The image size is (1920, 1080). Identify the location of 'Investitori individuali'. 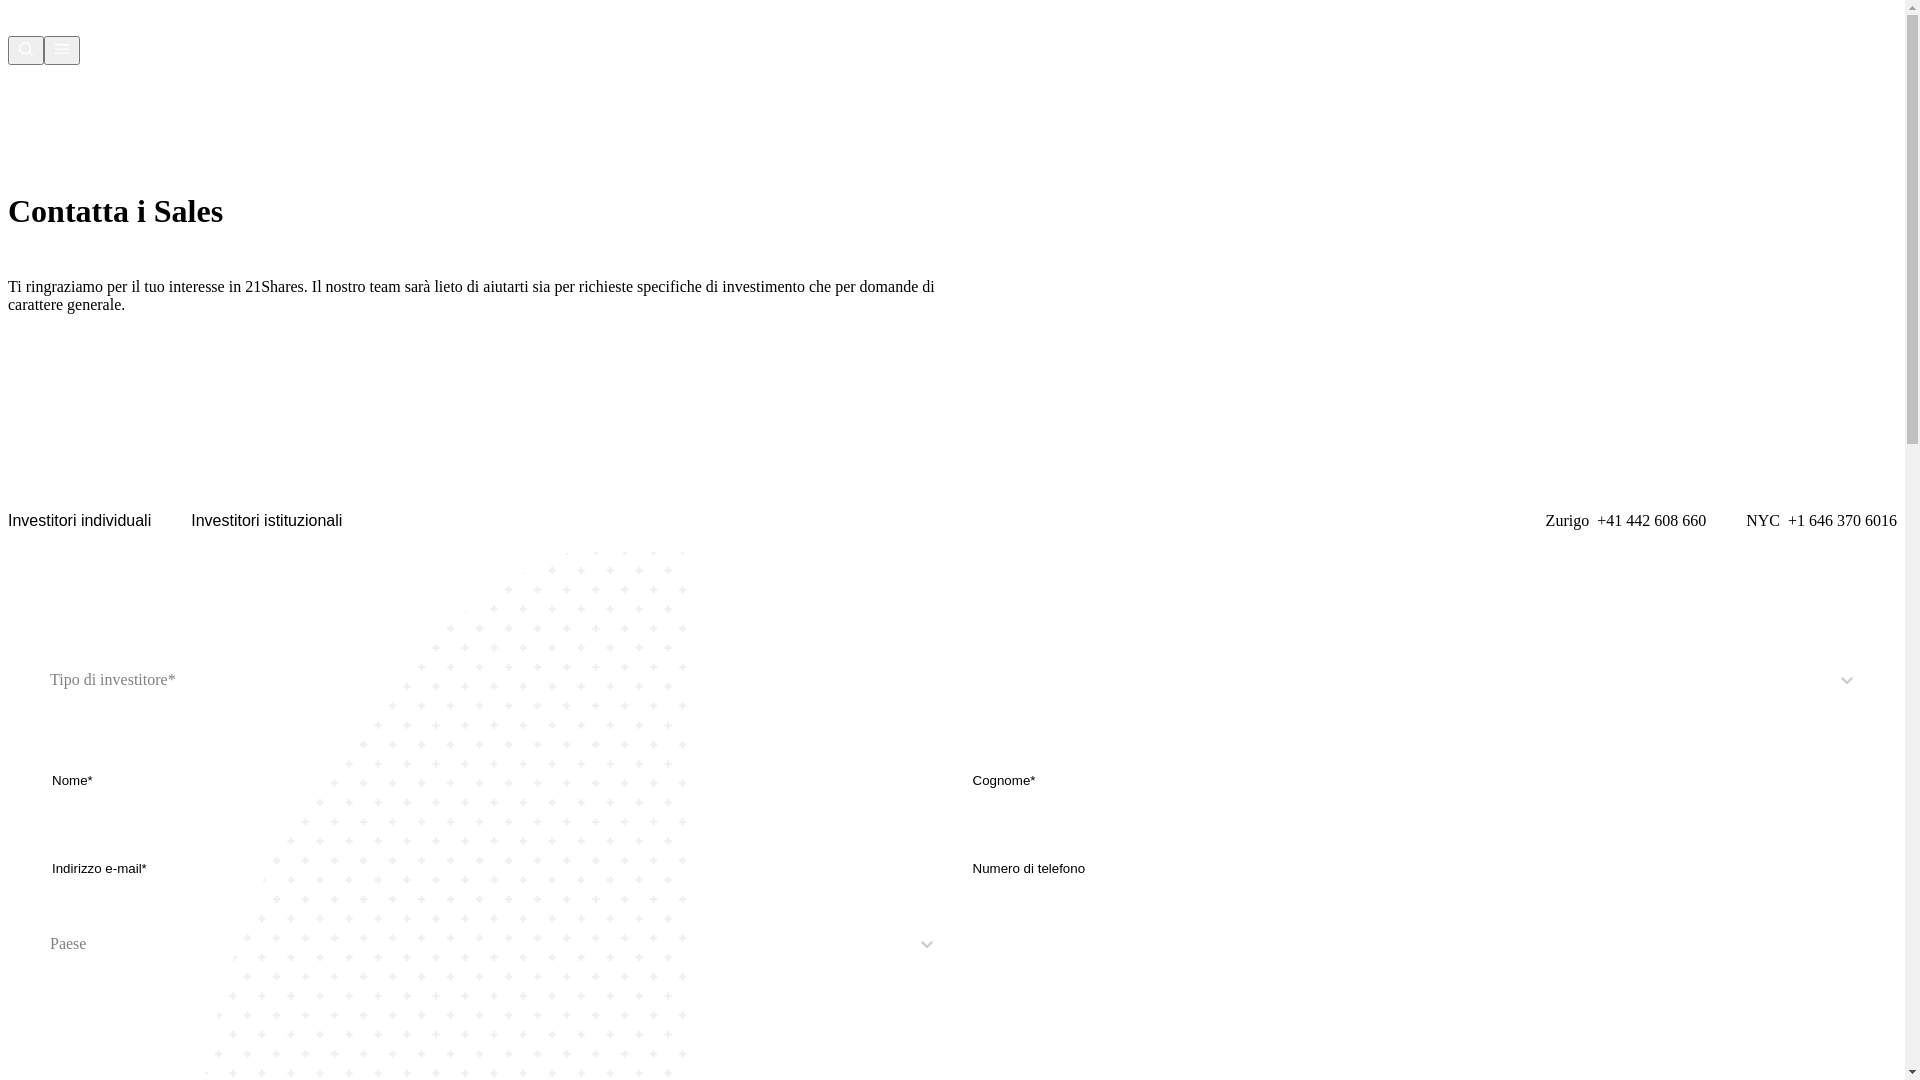
(79, 519).